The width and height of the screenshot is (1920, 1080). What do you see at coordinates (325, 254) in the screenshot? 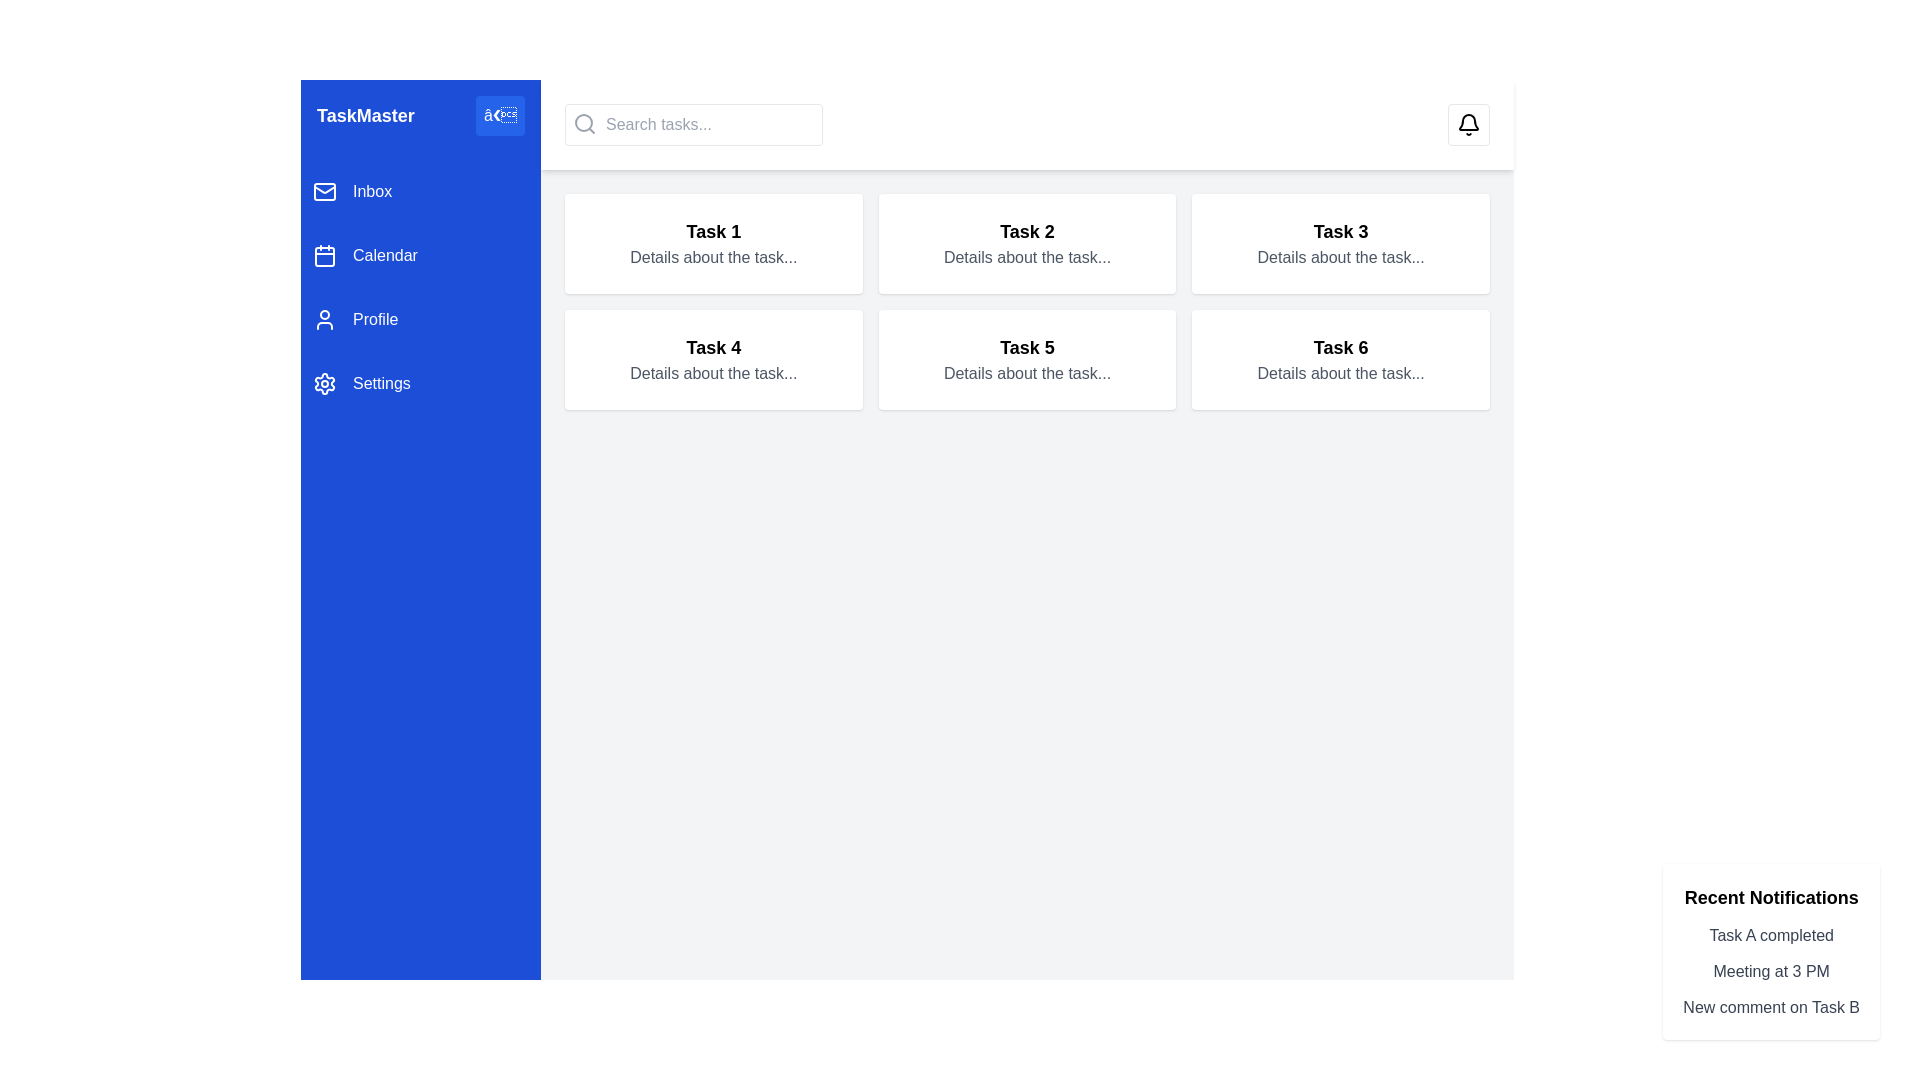
I see `the calendar icon located in the sidebar menu next to the 'Calendar' text, which is positioned below 'Inbox' and above 'Profile'` at bounding box center [325, 254].